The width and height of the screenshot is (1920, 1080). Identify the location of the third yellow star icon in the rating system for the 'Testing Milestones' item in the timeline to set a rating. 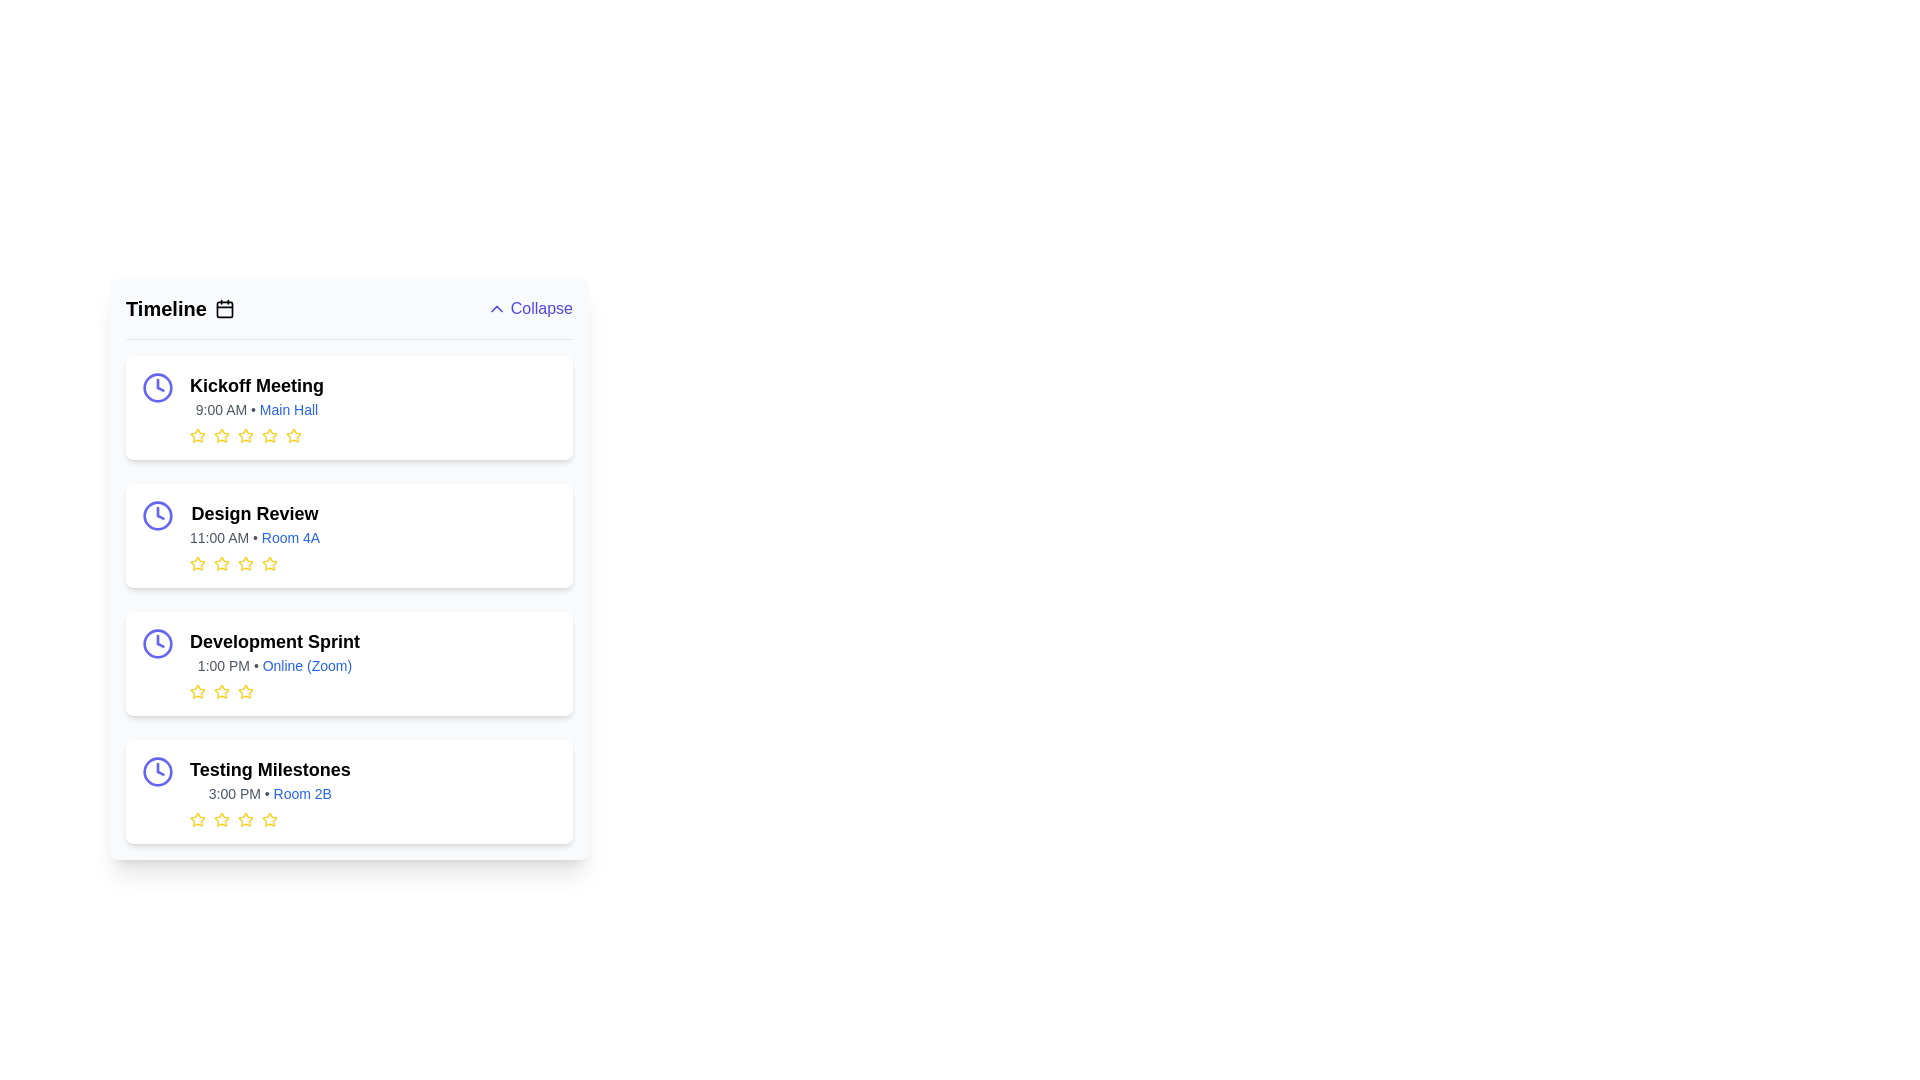
(244, 819).